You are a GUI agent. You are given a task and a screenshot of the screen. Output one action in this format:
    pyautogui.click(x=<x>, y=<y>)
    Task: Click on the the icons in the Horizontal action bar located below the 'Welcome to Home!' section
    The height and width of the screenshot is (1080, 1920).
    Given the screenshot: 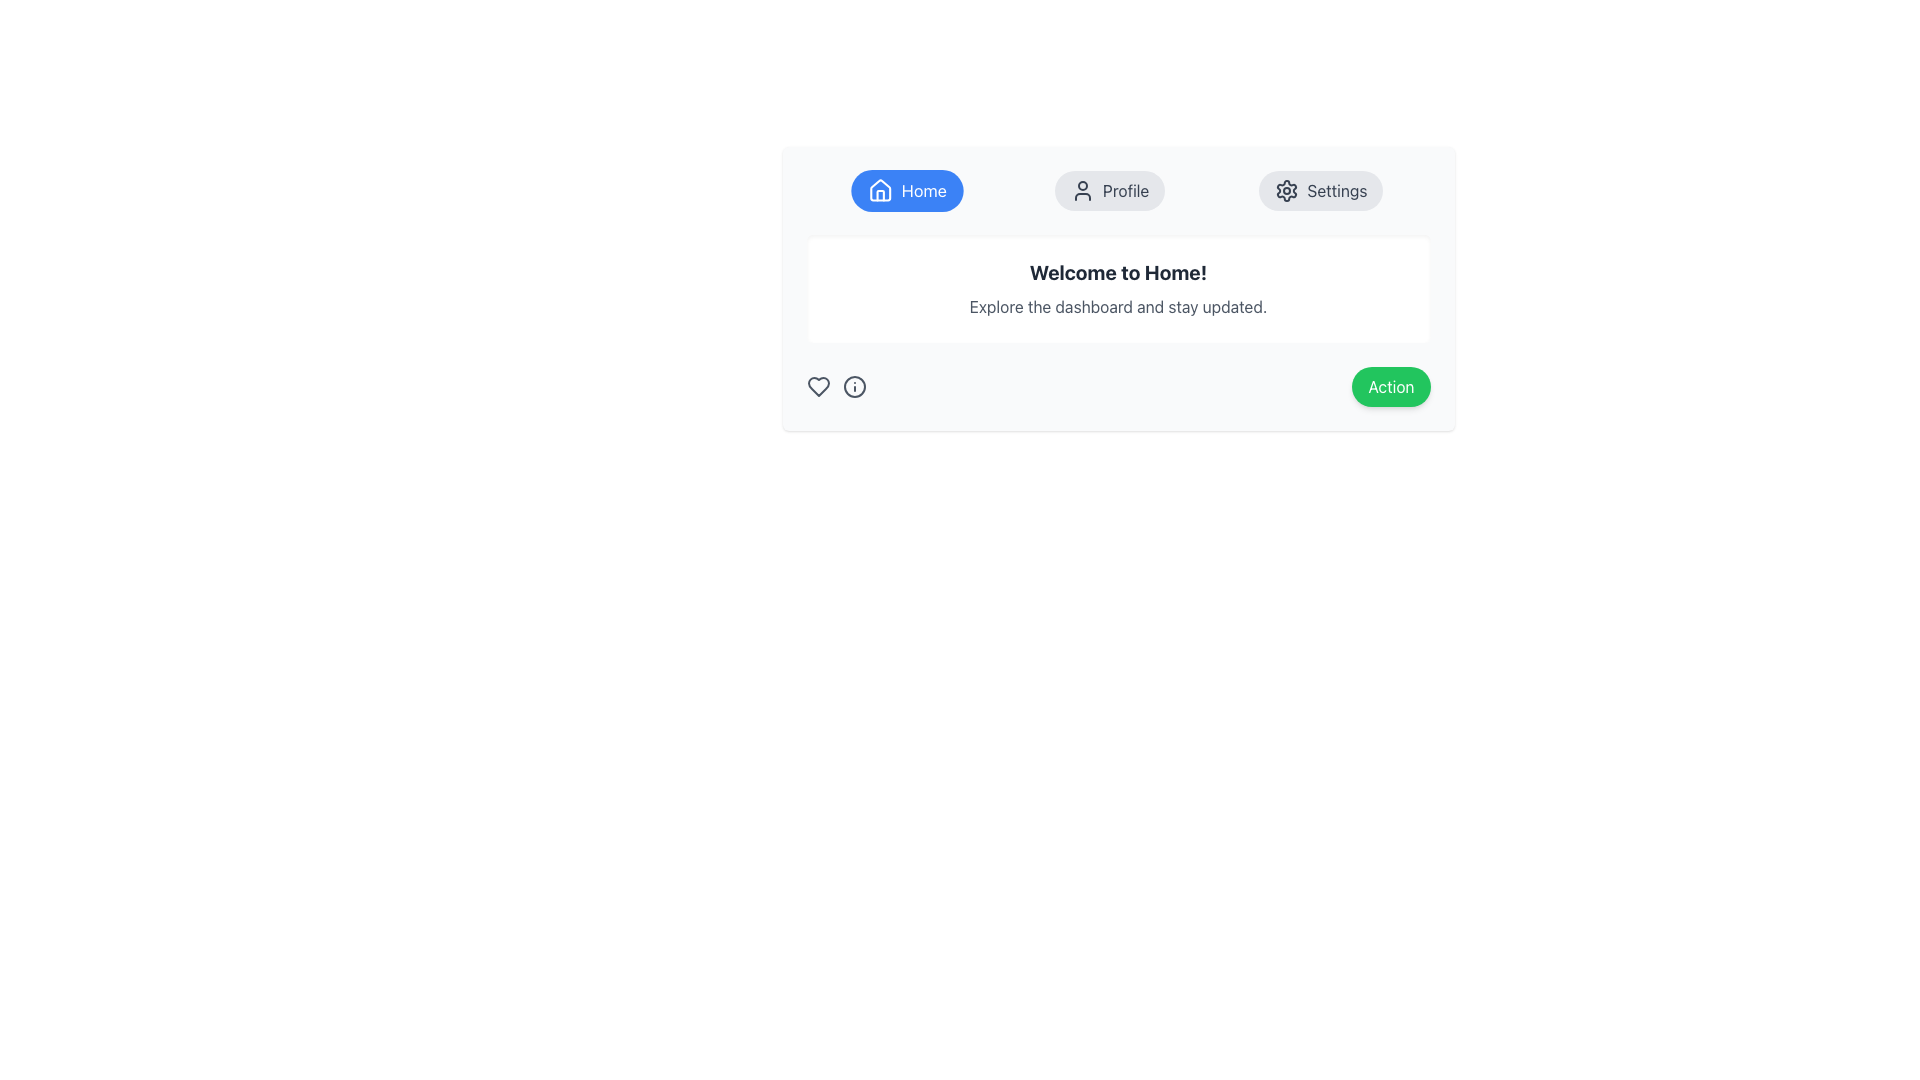 What is the action you would take?
    pyautogui.click(x=1117, y=386)
    